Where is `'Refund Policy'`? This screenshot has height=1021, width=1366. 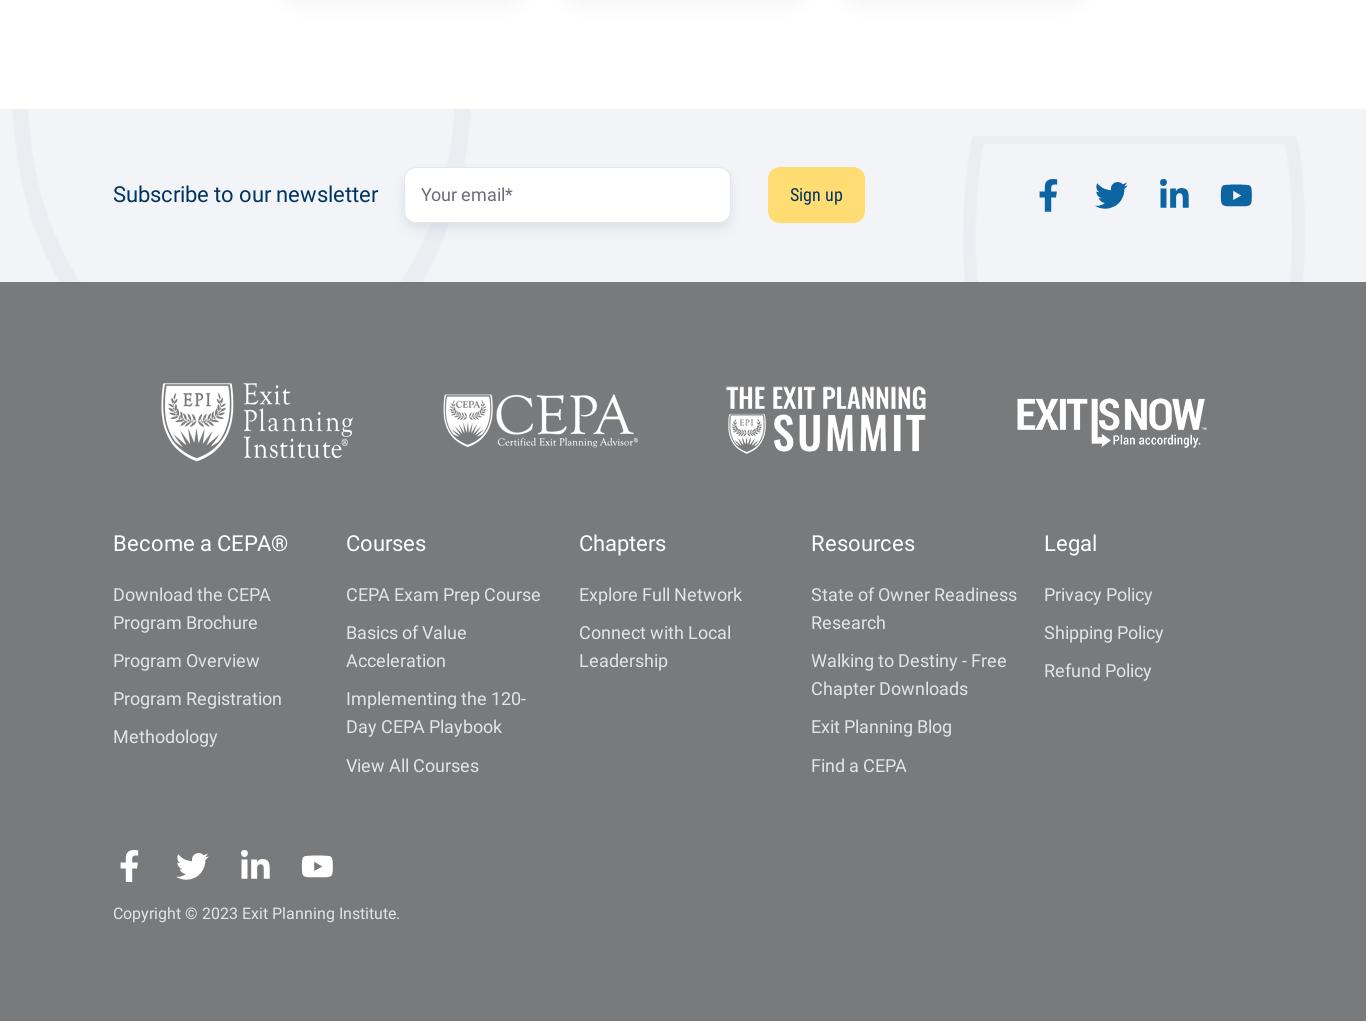
'Refund Policy' is located at coordinates (1096, 670).